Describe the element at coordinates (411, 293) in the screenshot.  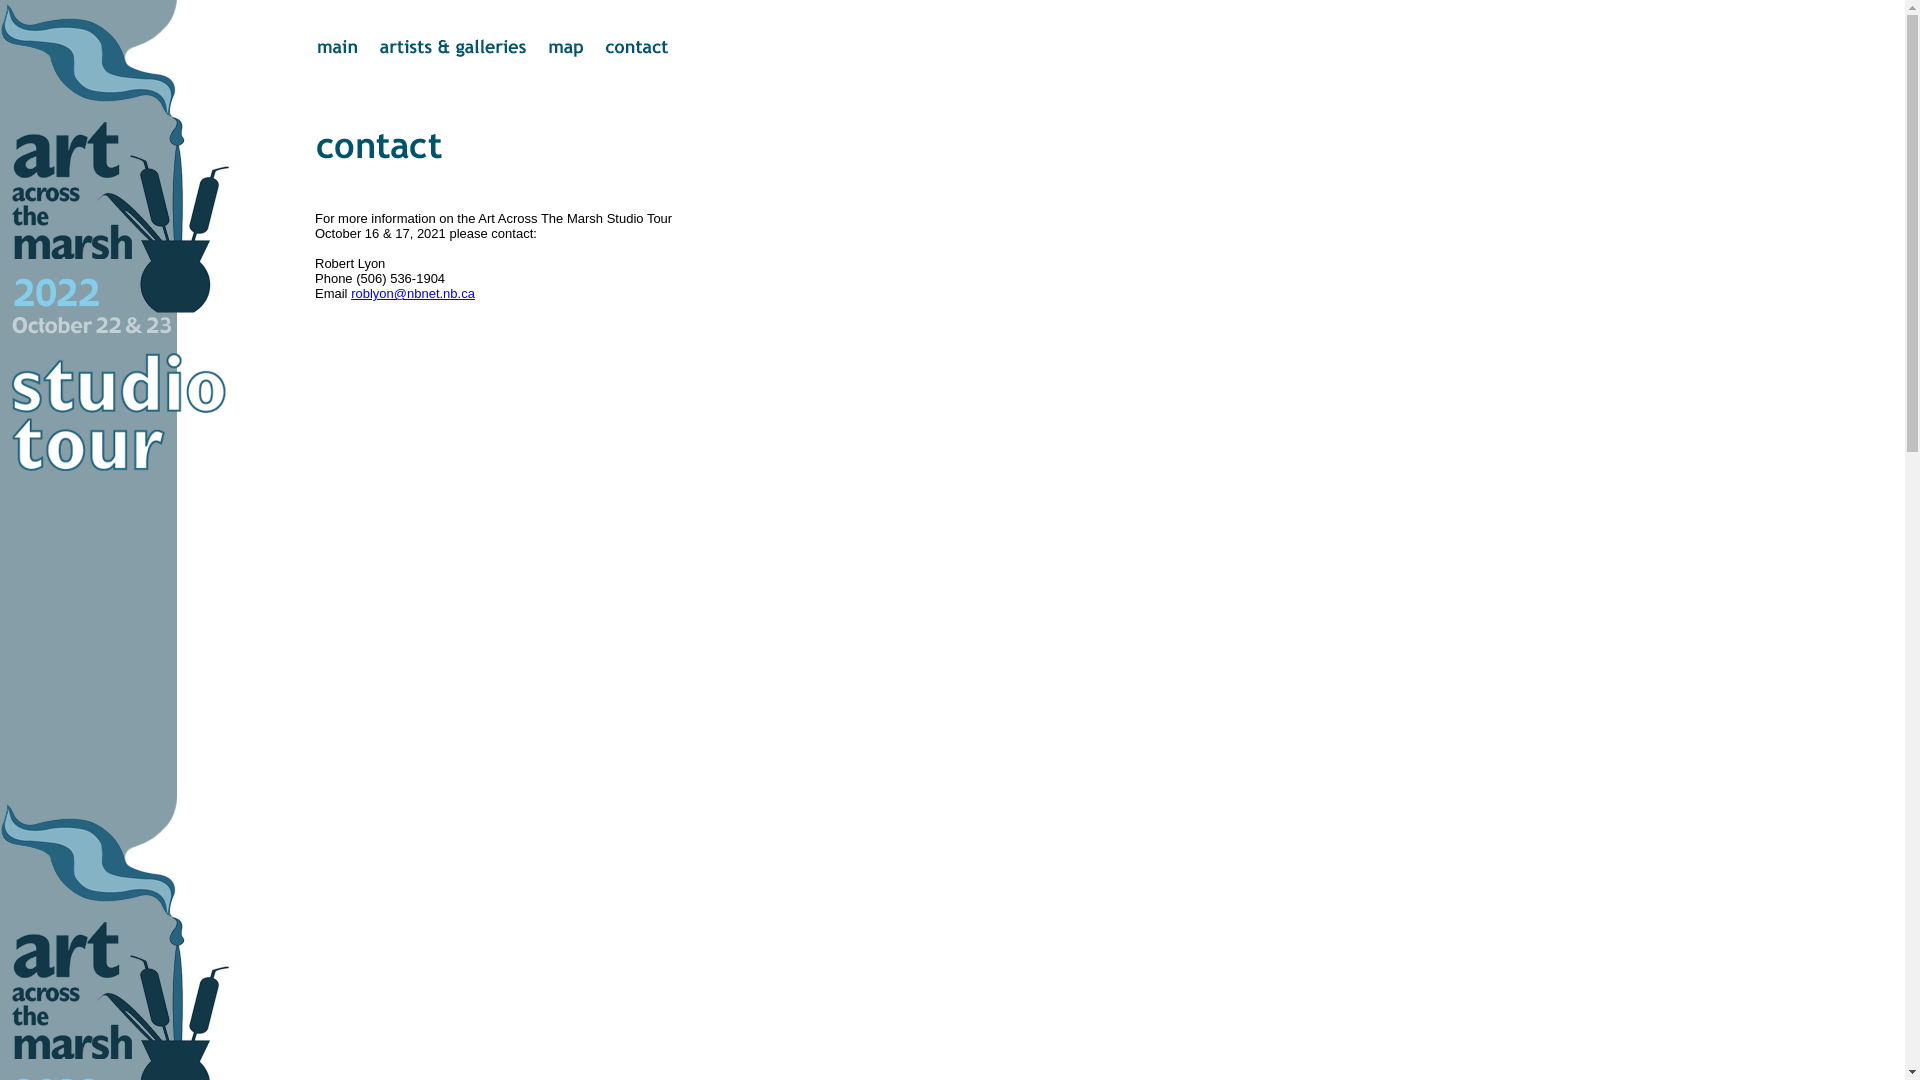
I see `'roblyon@nbnet.nb.ca'` at that location.